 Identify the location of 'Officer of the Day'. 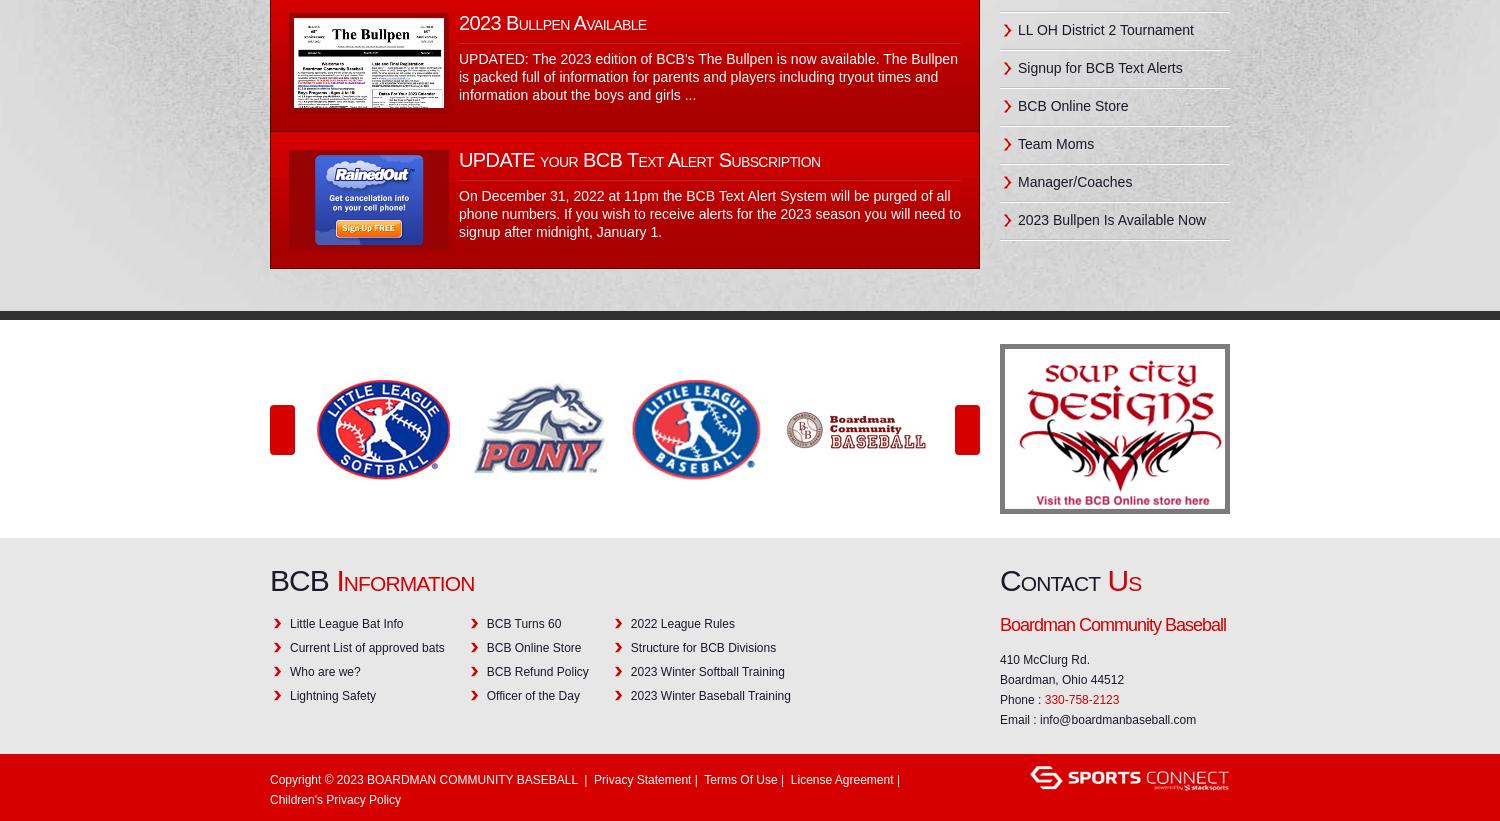
(485, 695).